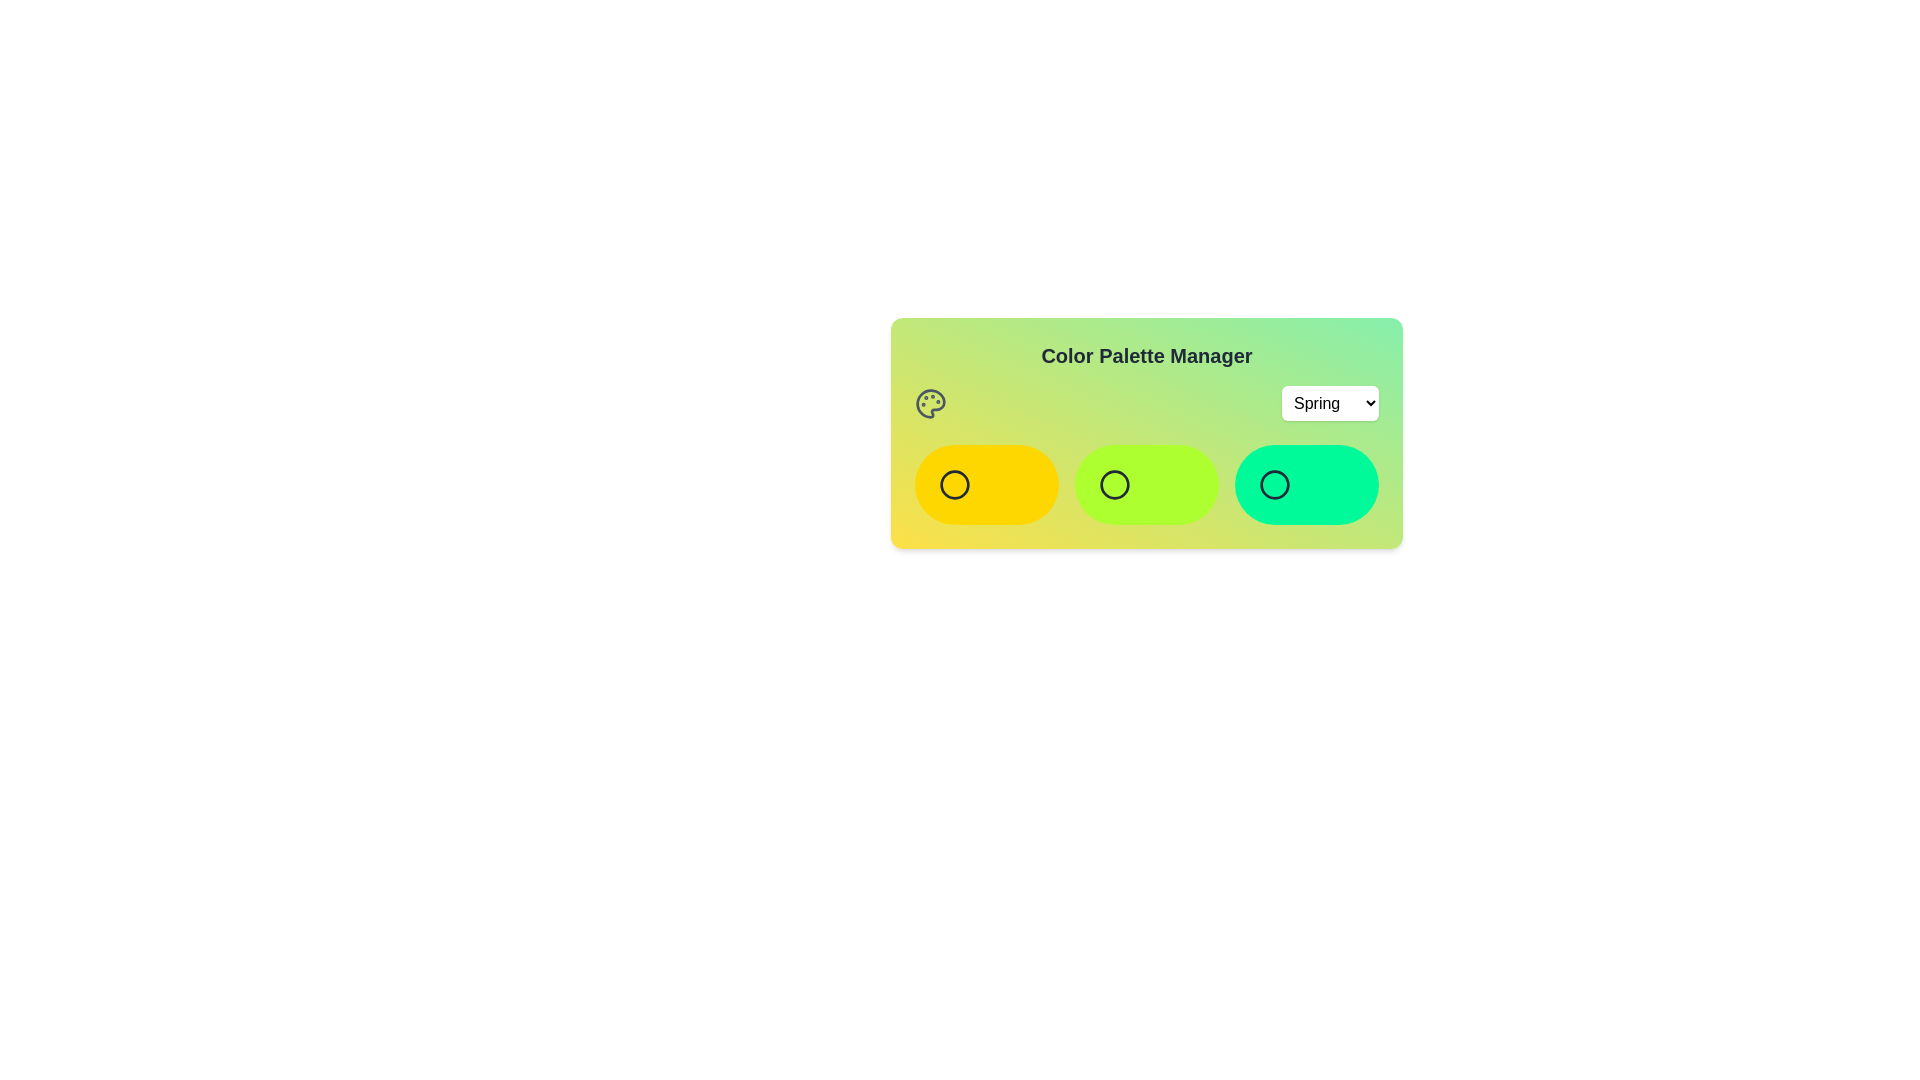  What do you see at coordinates (1330, 403) in the screenshot?
I see `the color palette Winter from the dropdown menu` at bounding box center [1330, 403].